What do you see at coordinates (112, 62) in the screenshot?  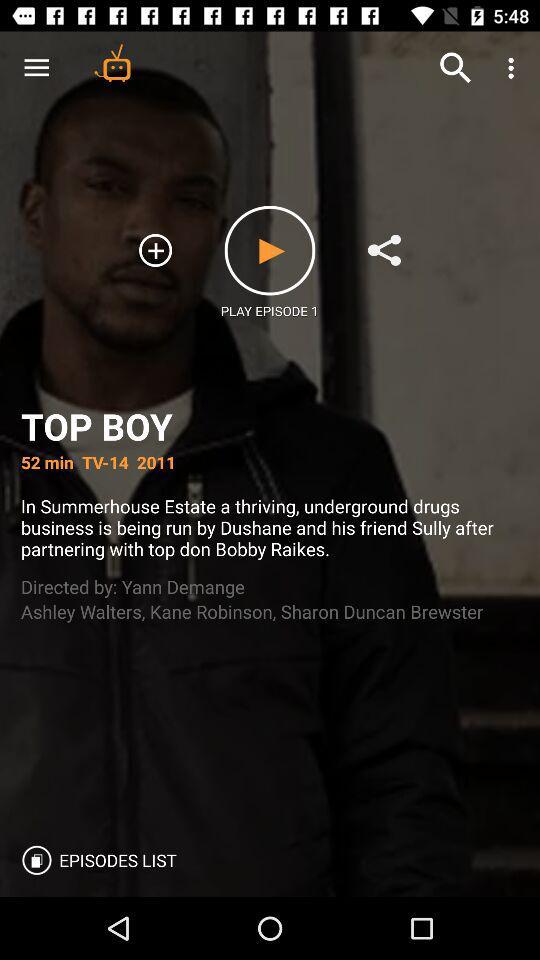 I see `the item above the top boy icon` at bounding box center [112, 62].